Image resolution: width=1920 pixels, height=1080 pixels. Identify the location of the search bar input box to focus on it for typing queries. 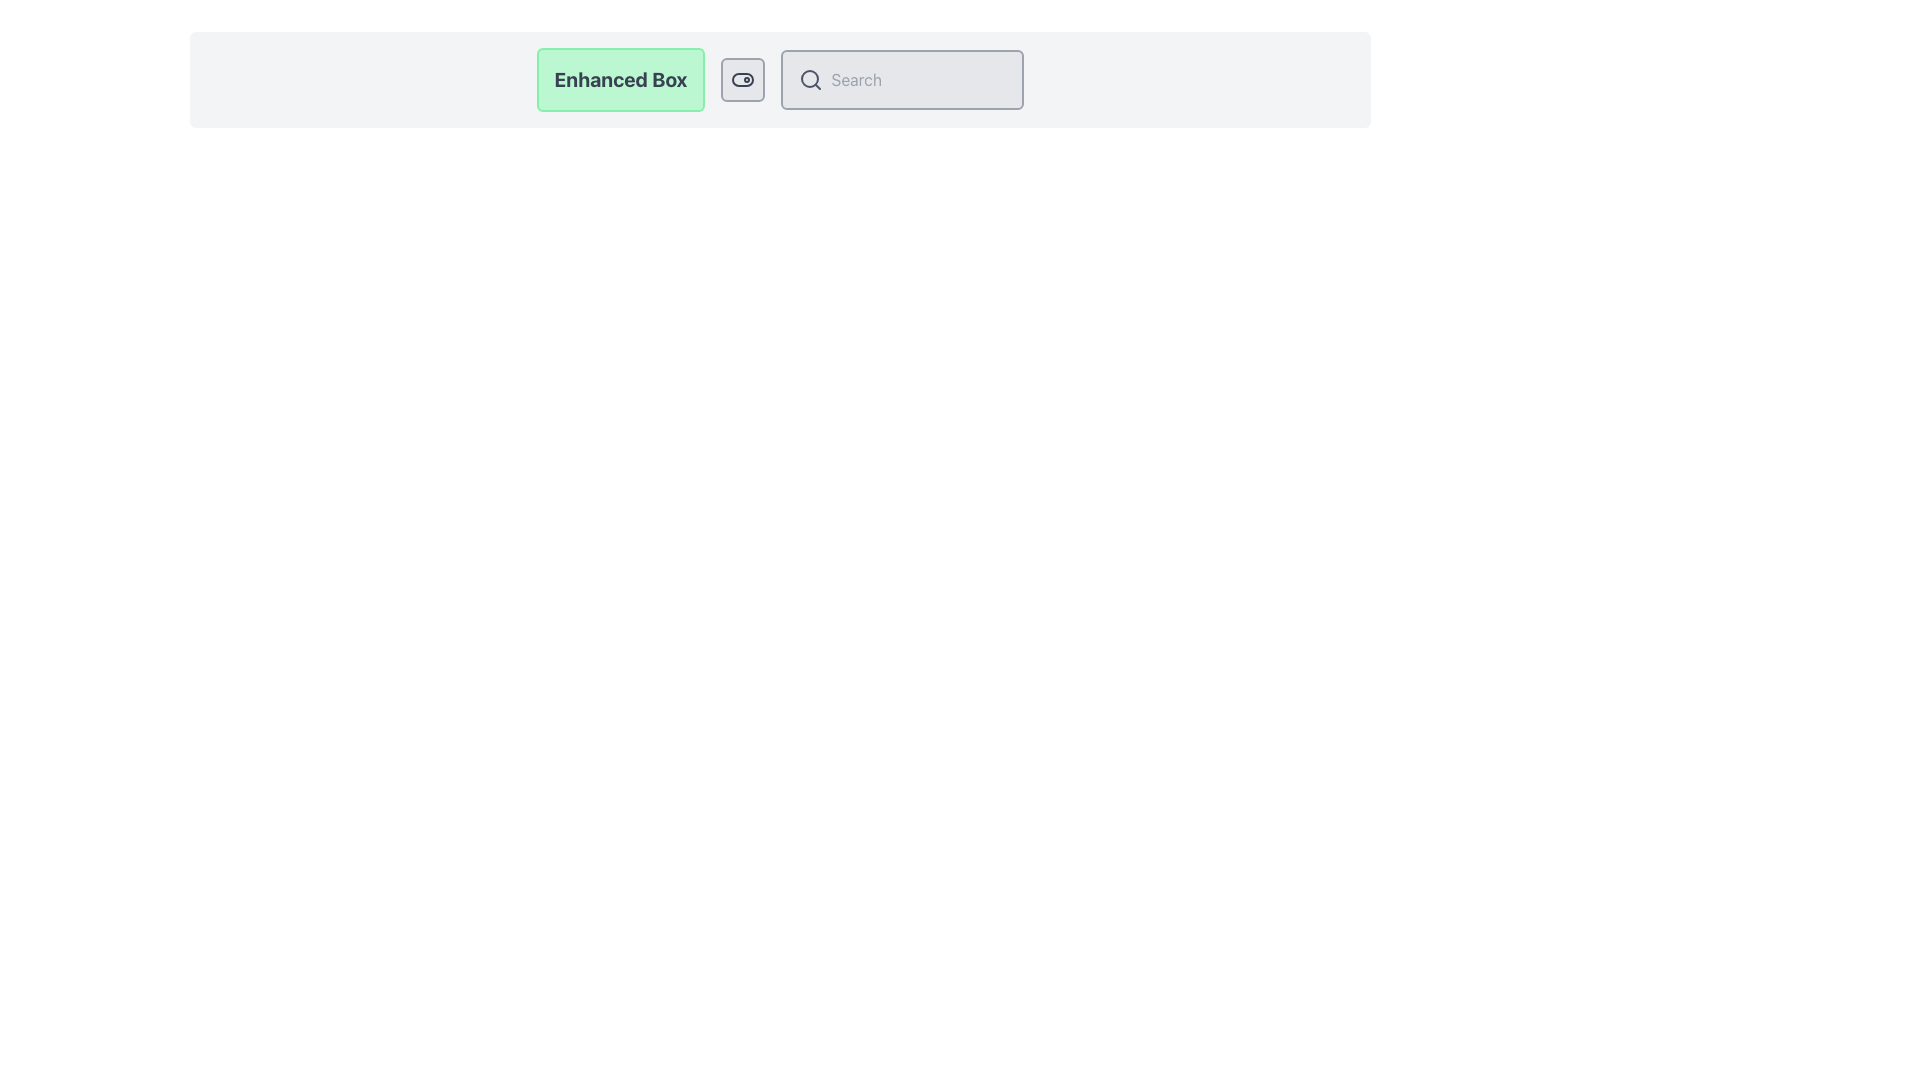
(917, 79).